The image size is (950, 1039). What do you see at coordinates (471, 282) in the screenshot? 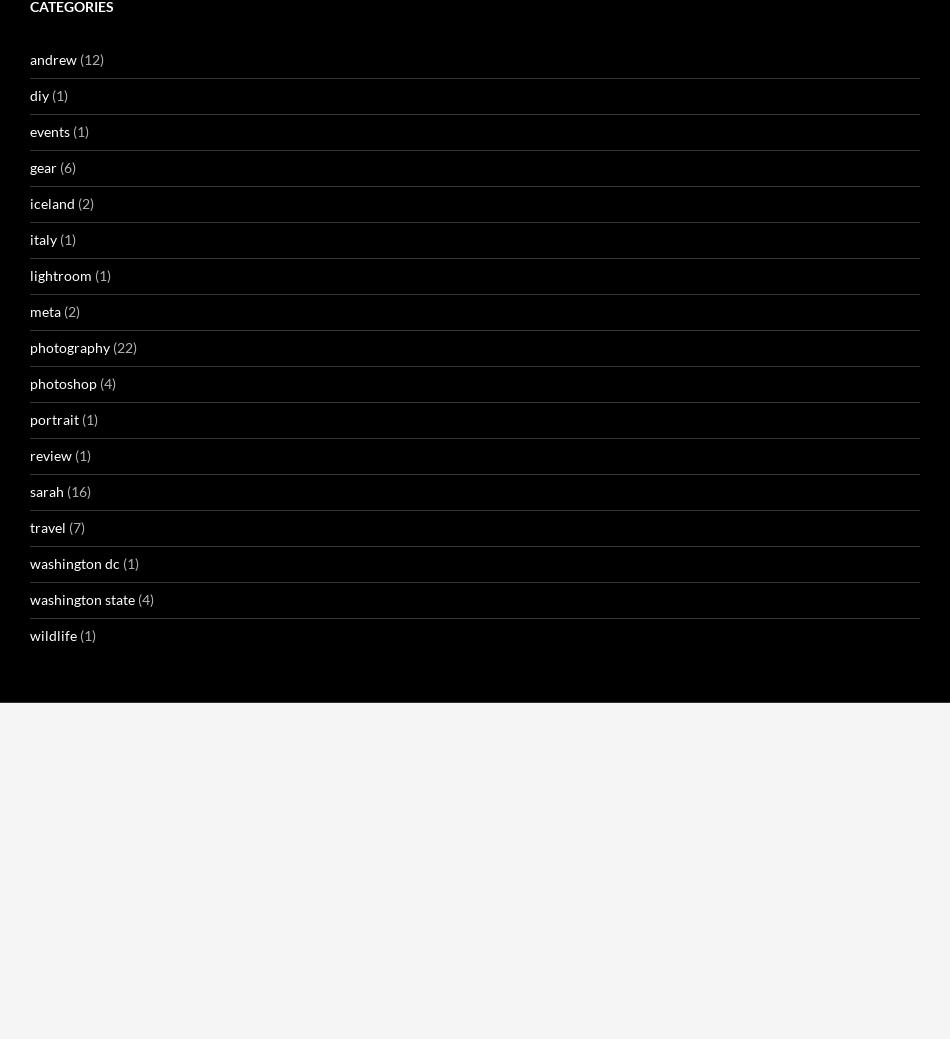
I see `'Andrew here.  I’m rarely somewhere scenic for long.  I’d say 99 times out of 100, I’m in front of something photographically compelling once, either as an intentional destination, or stopping while in transit to somewhere else.  If I’m going there on purpose, I *try* to time it for good conditions — the right light, the right time of year, the right weather… and so on — but that’s not always an option.  That’s even less likely when I happen upon something interesting.'` at bounding box center [471, 282].